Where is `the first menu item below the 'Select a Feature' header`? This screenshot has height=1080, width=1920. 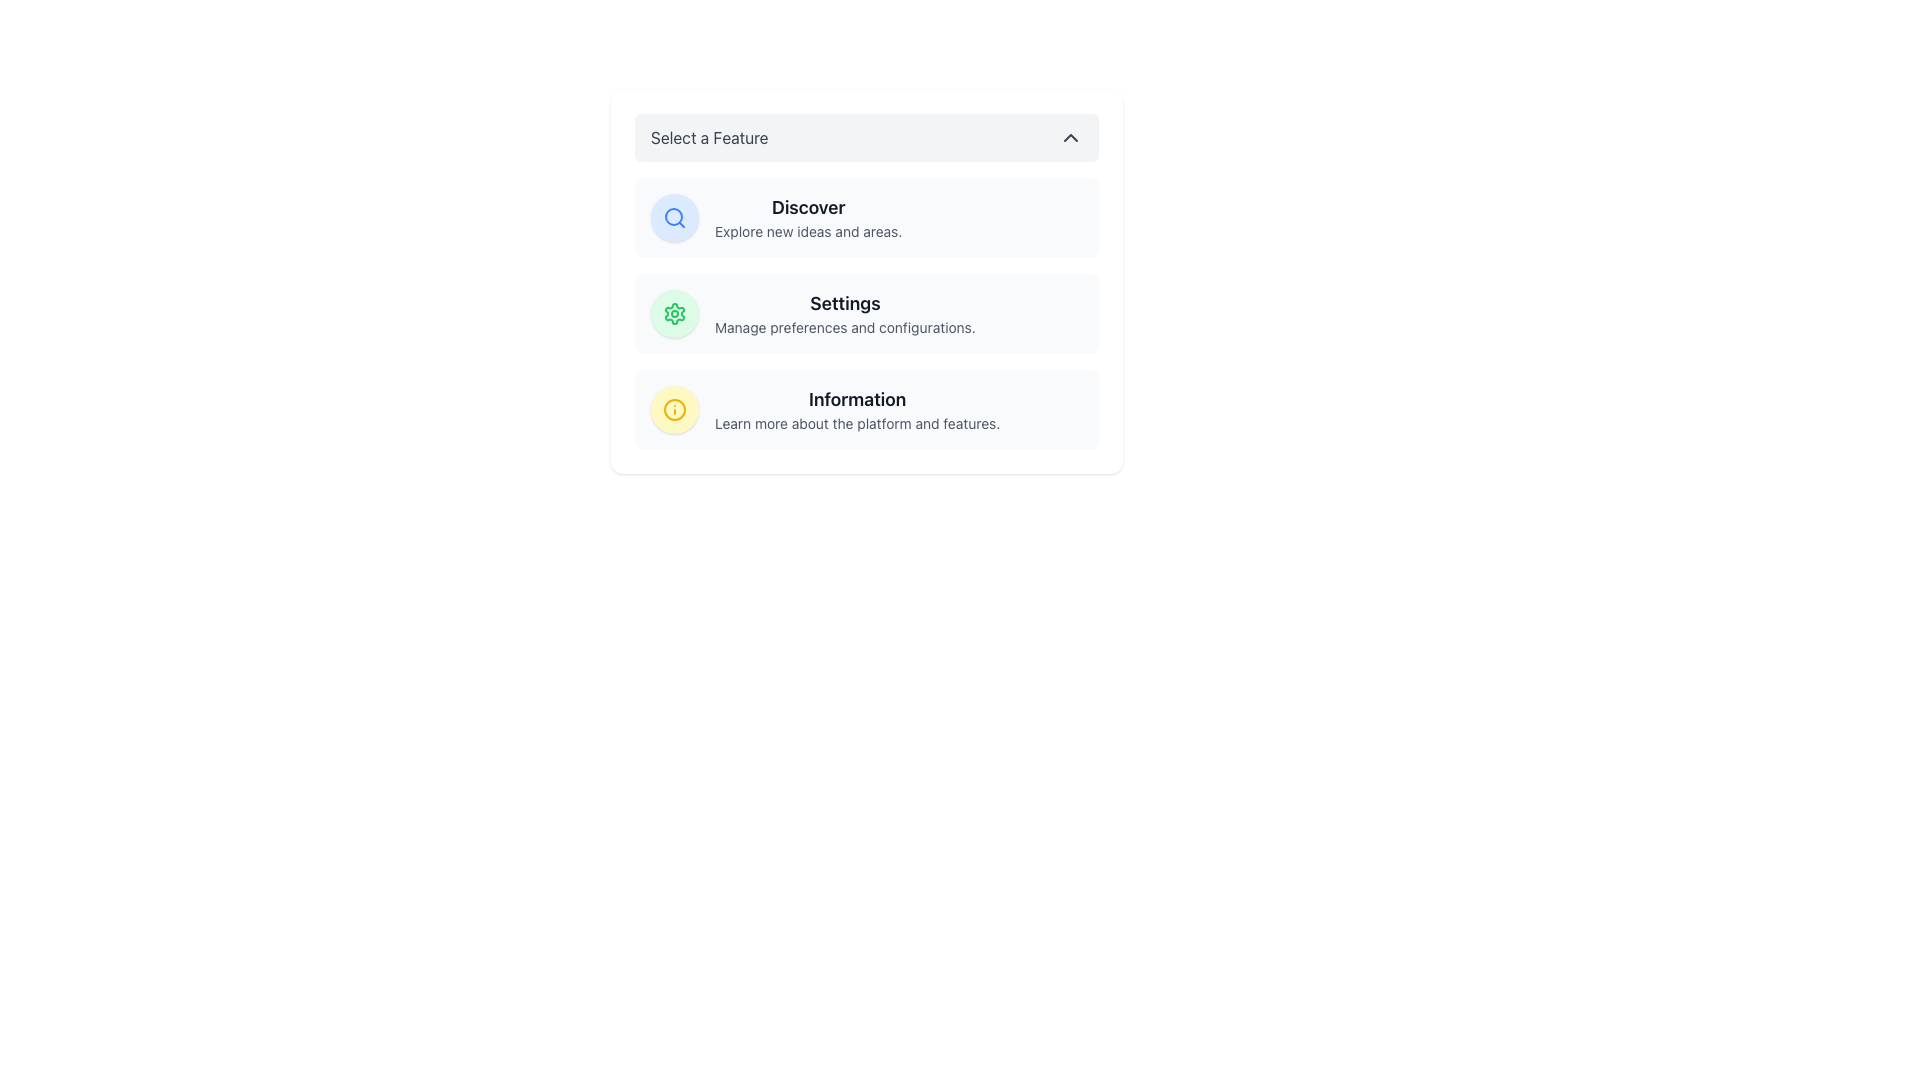 the first menu item below the 'Select a Feature' header is located at coordinates (867, 218).